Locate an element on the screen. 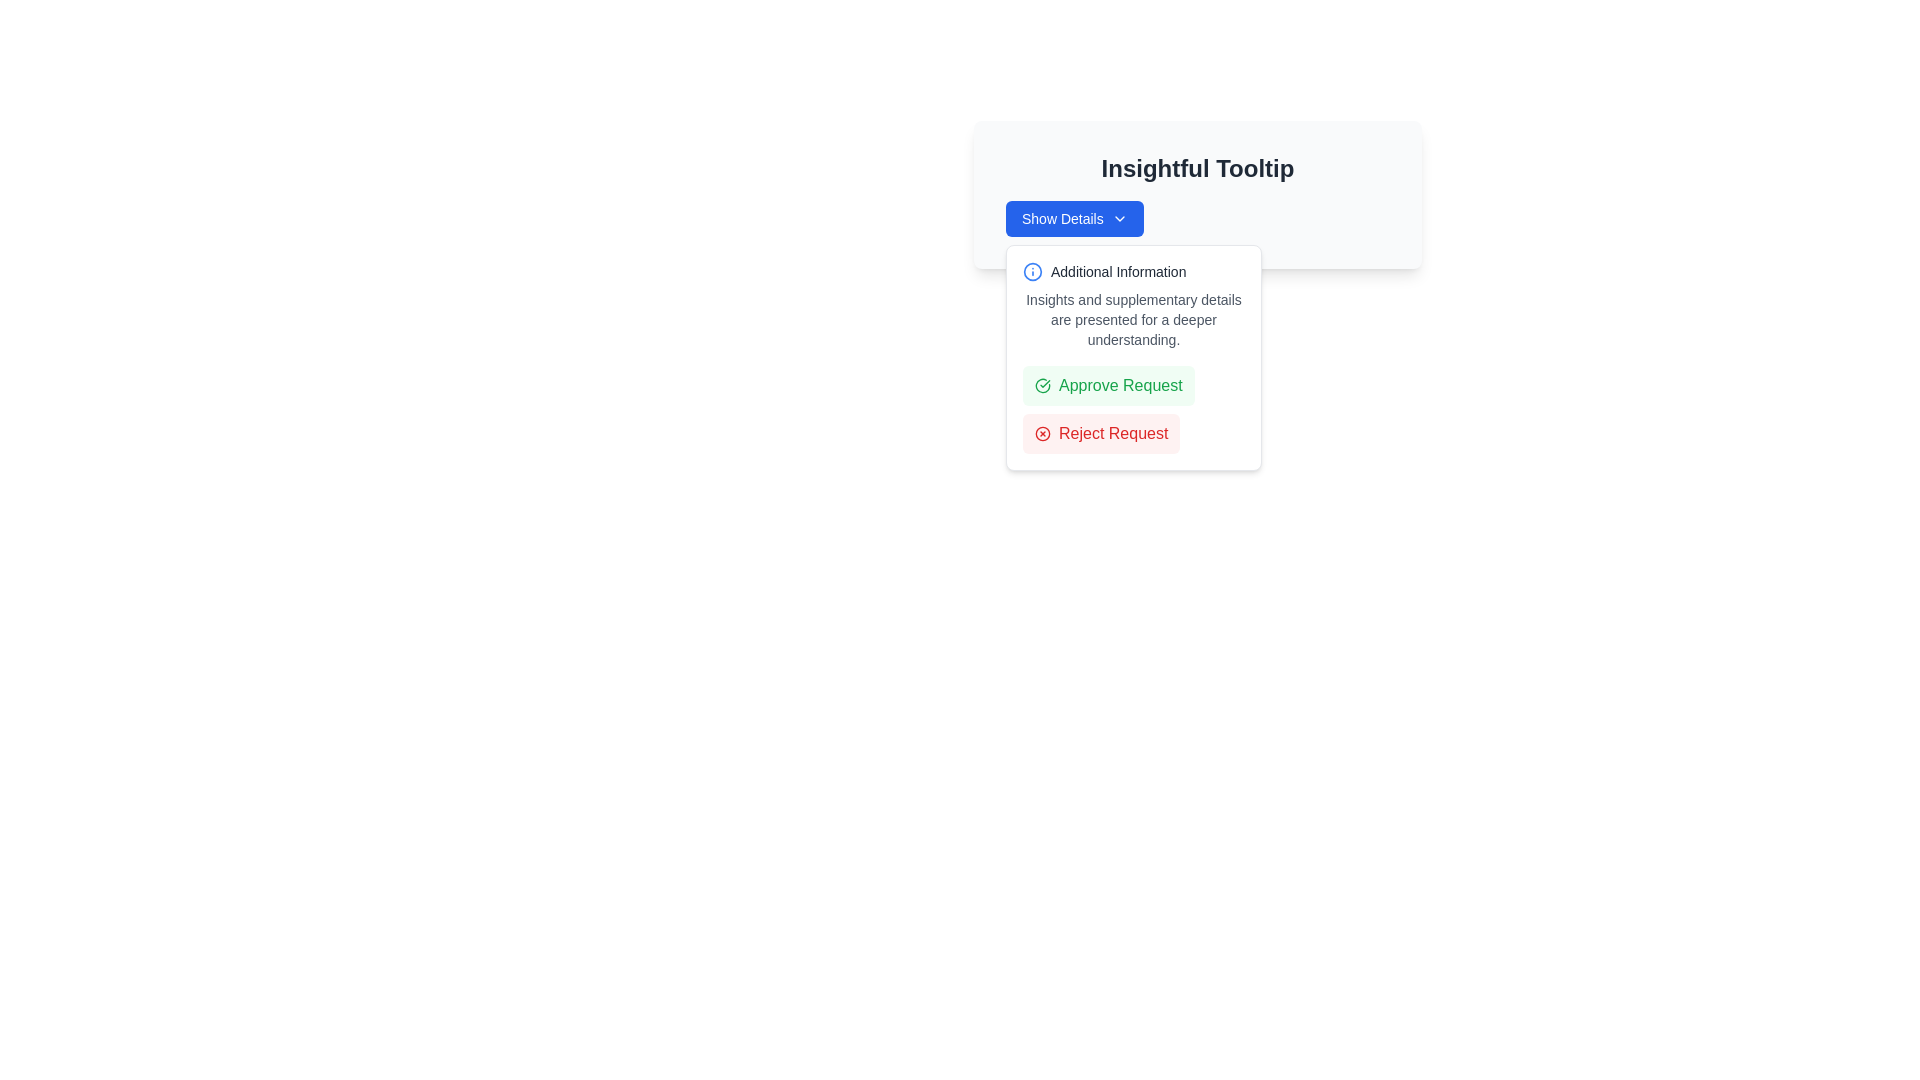 The width and height of the screenshot is (1920, 1080). the 'Approve Request' or 'Reject Request' button inside the 'Additional Information' tooltip is located at coordinates (1133, 357).